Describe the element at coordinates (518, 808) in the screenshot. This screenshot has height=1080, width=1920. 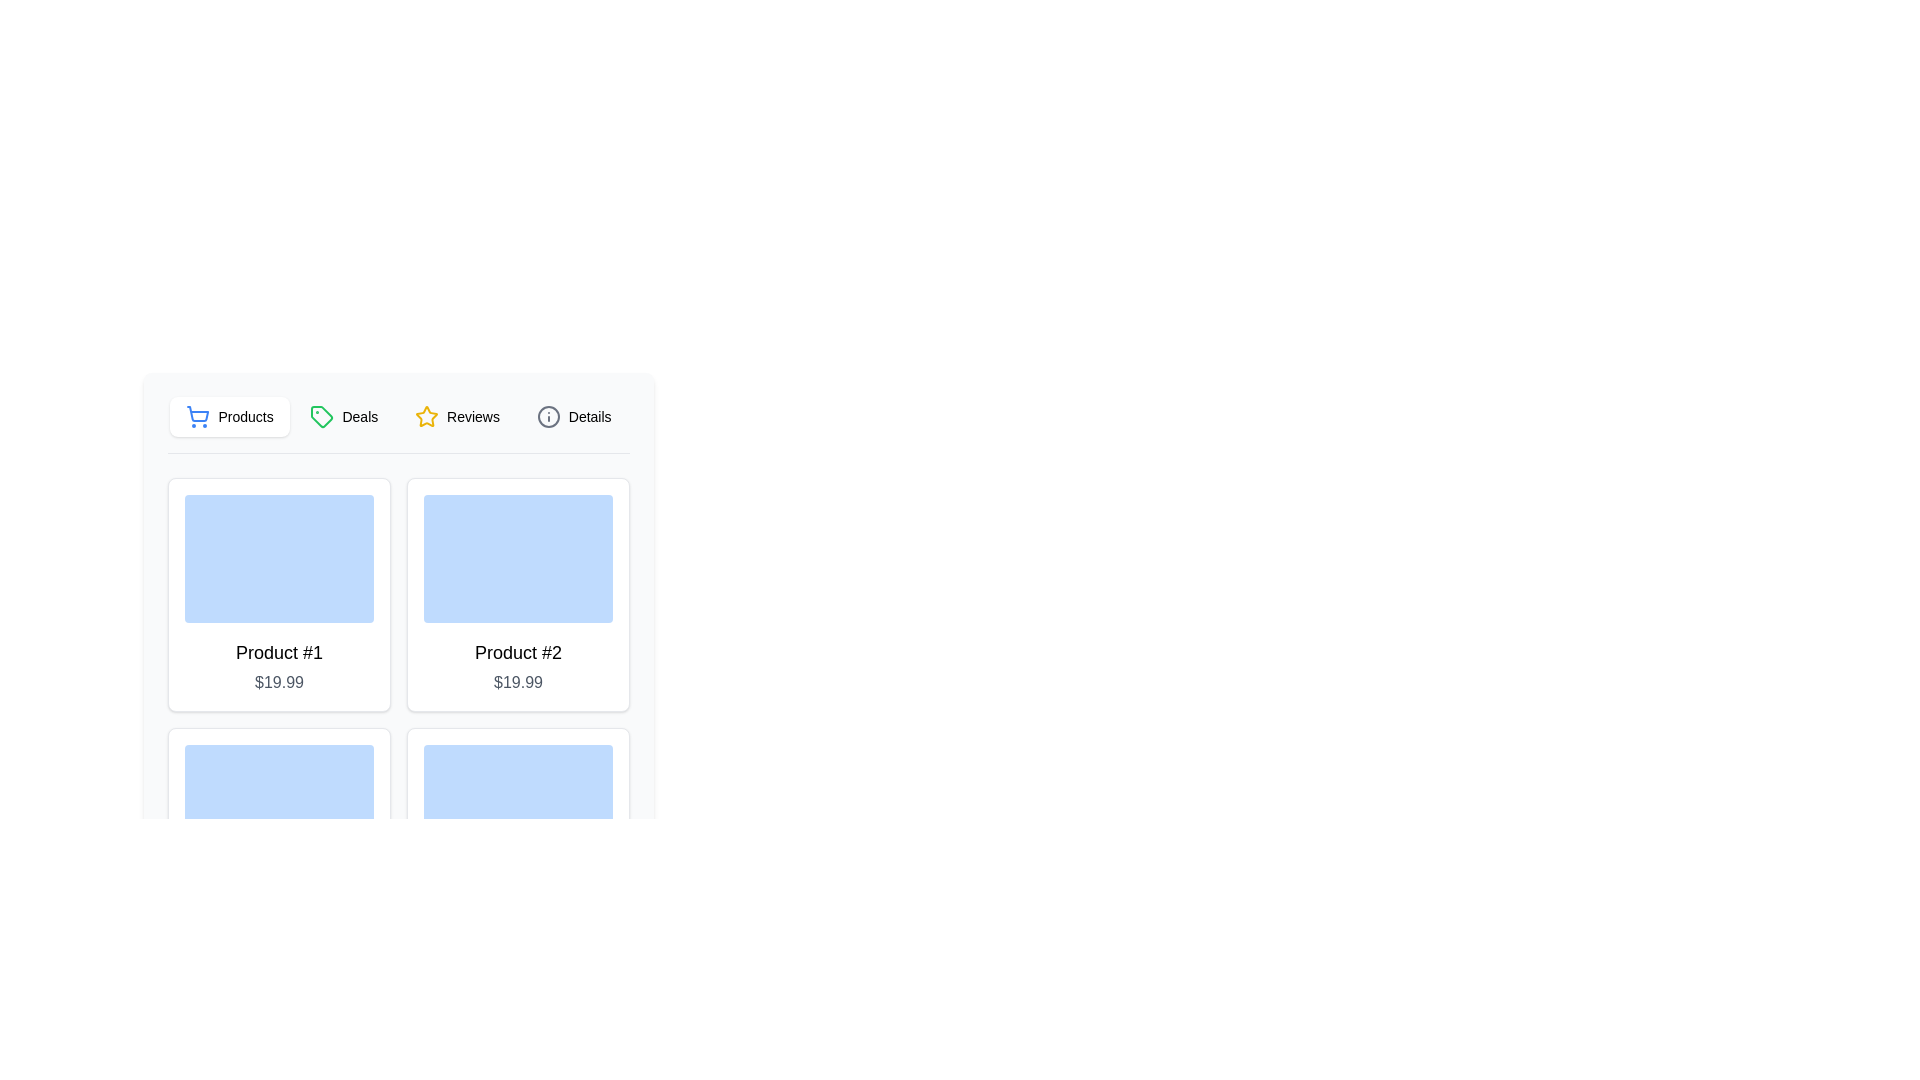
I see `the image placeholder with a soft blue background and rounded corners located in the fourth card of the grid layout, directly above 'Product #4' and '$19.99'` at that location.